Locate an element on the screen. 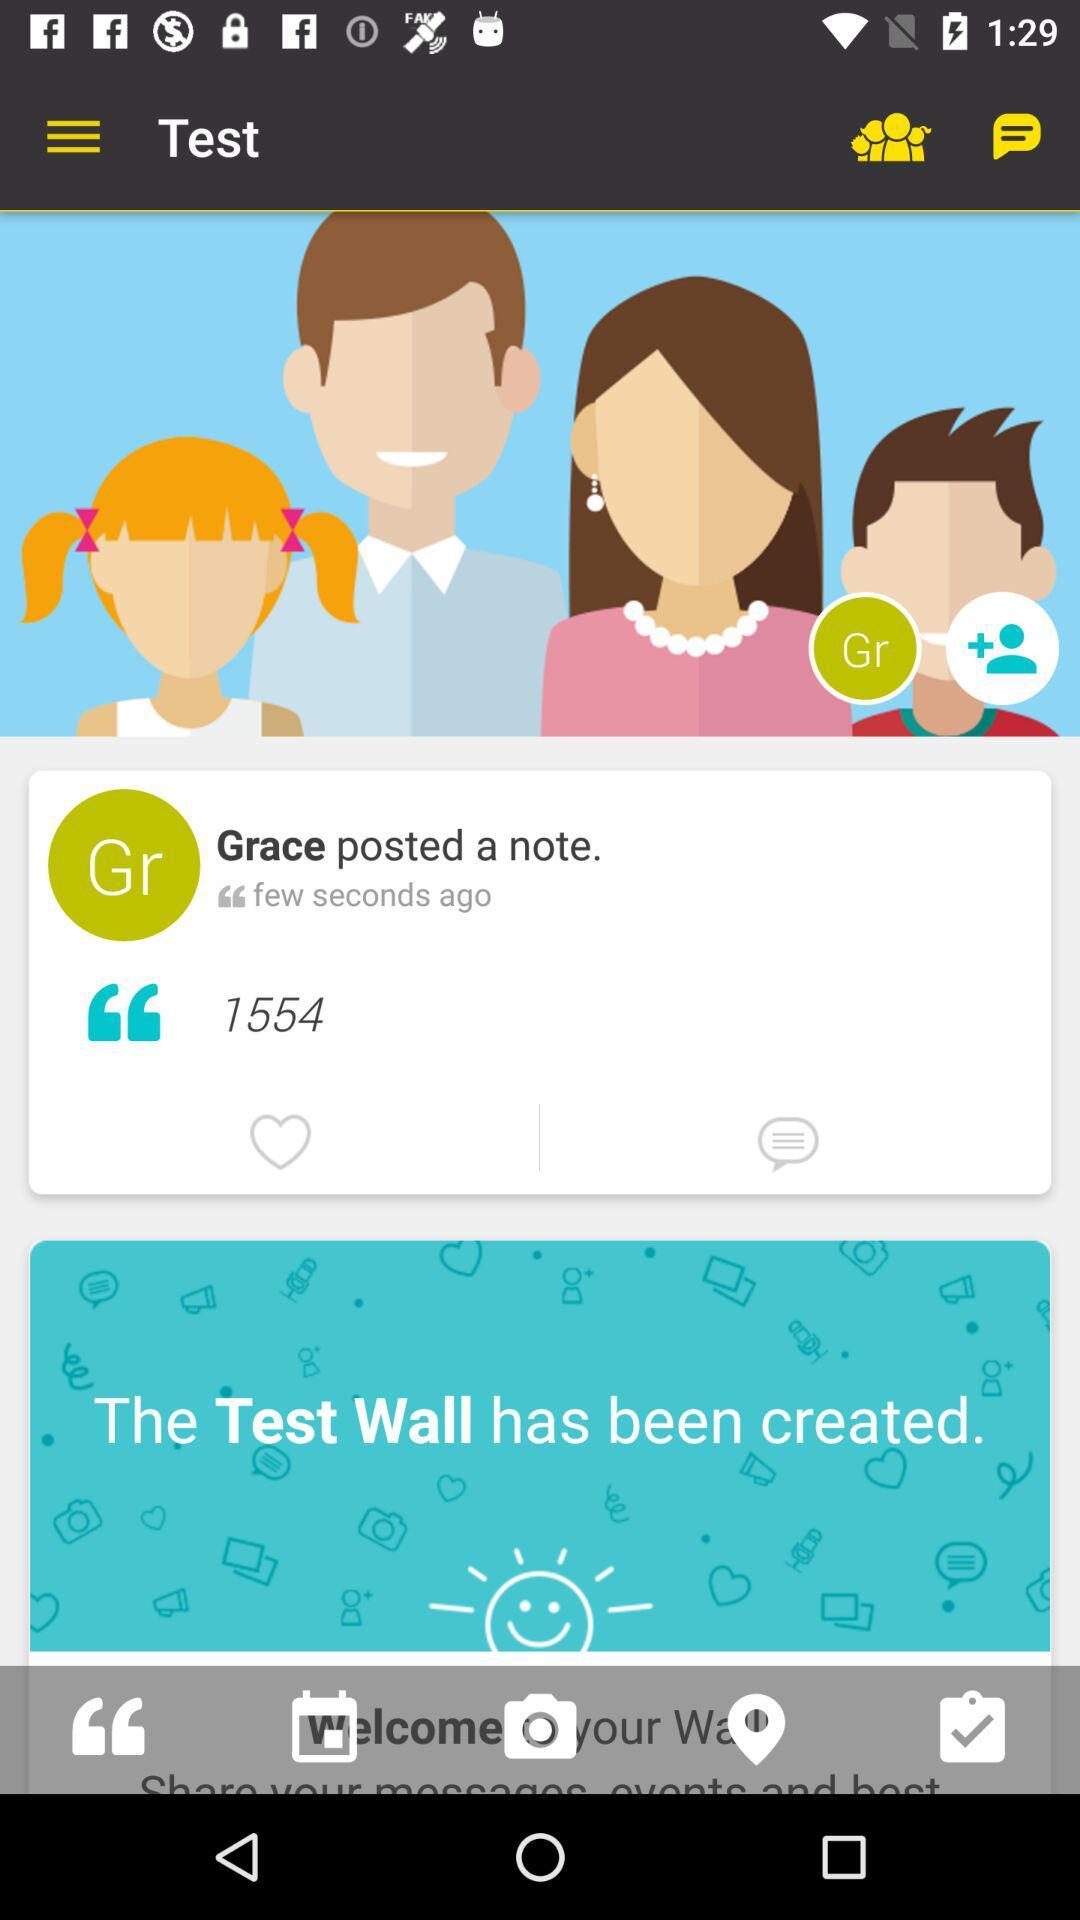 The width and height of the screenshot is (1080, 1920). post a note is located at coordinates (108, 1728).